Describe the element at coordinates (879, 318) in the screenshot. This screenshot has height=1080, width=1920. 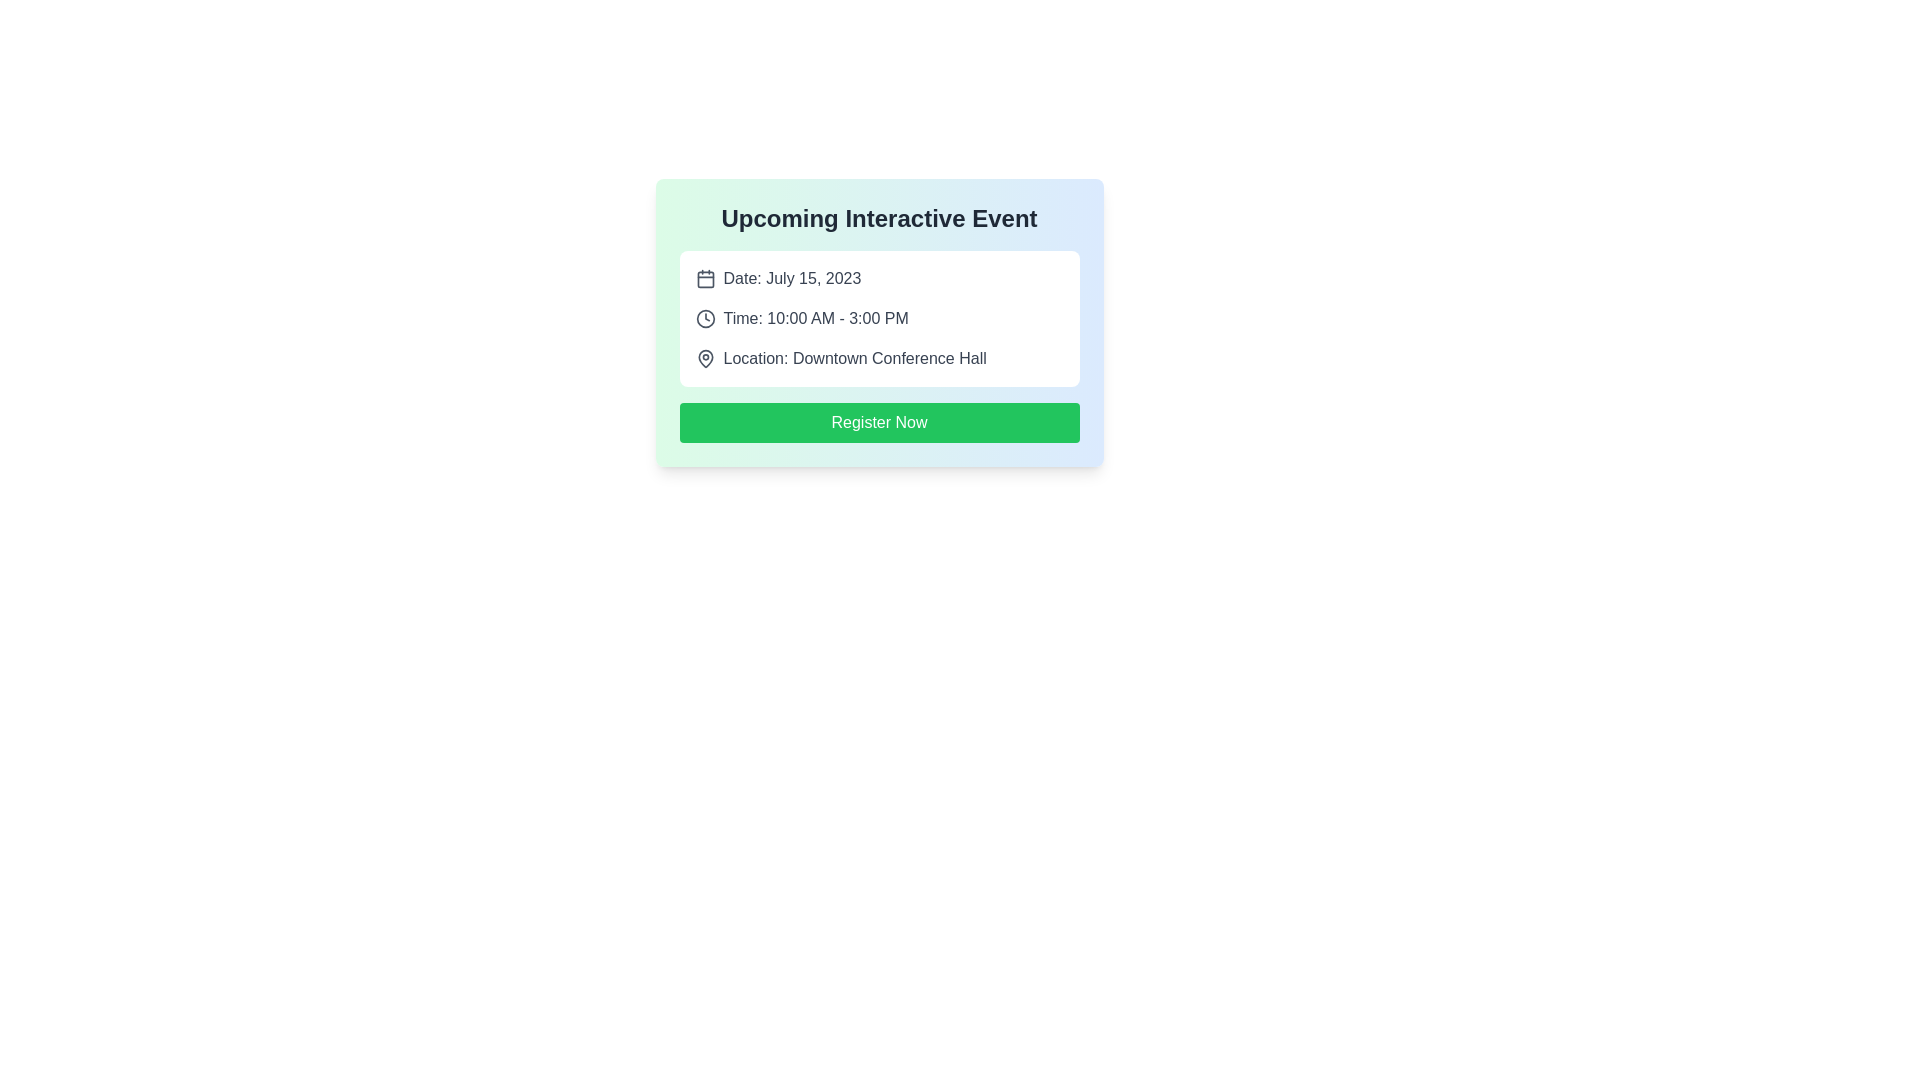
I see `the static text element that communicates the timing details of the upcoming interactive event, positioned between the date and location elements` at that location.